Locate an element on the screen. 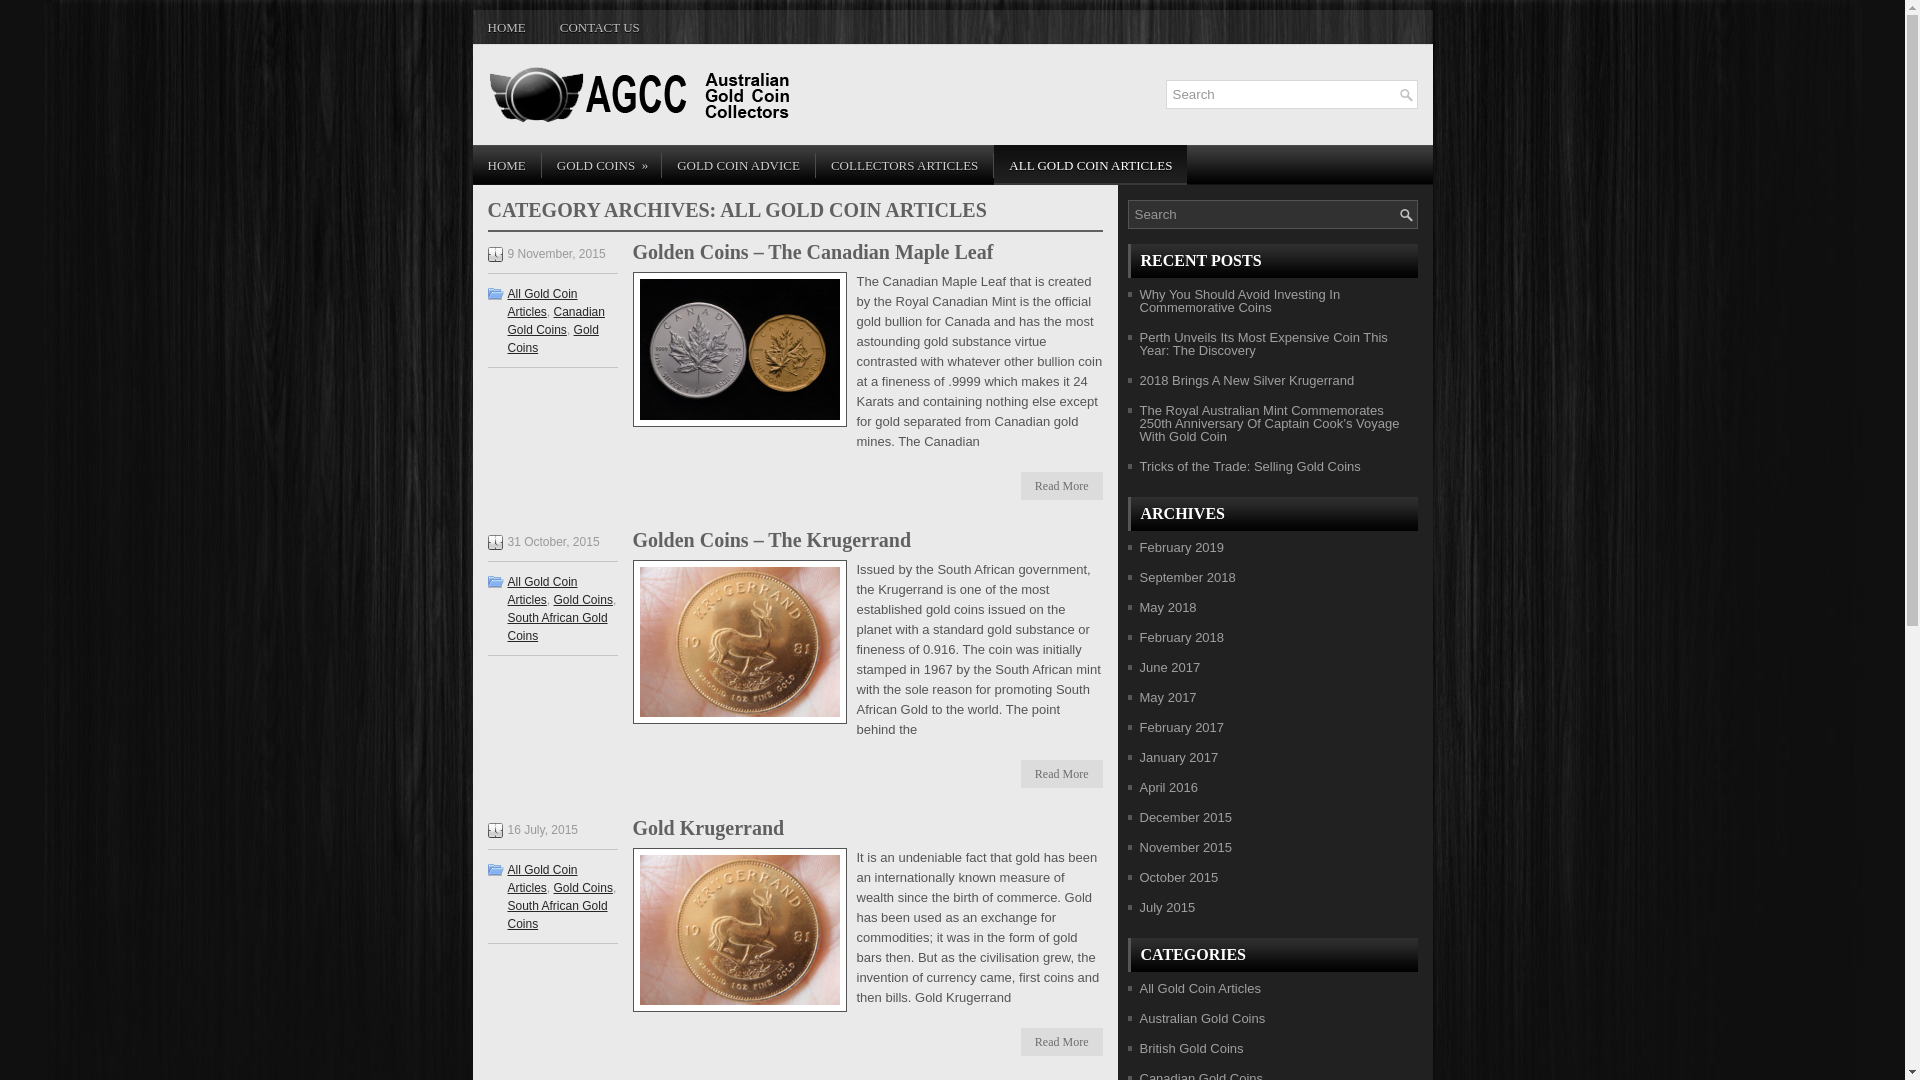  'January 2017' is located at coordinates (1179, 757).